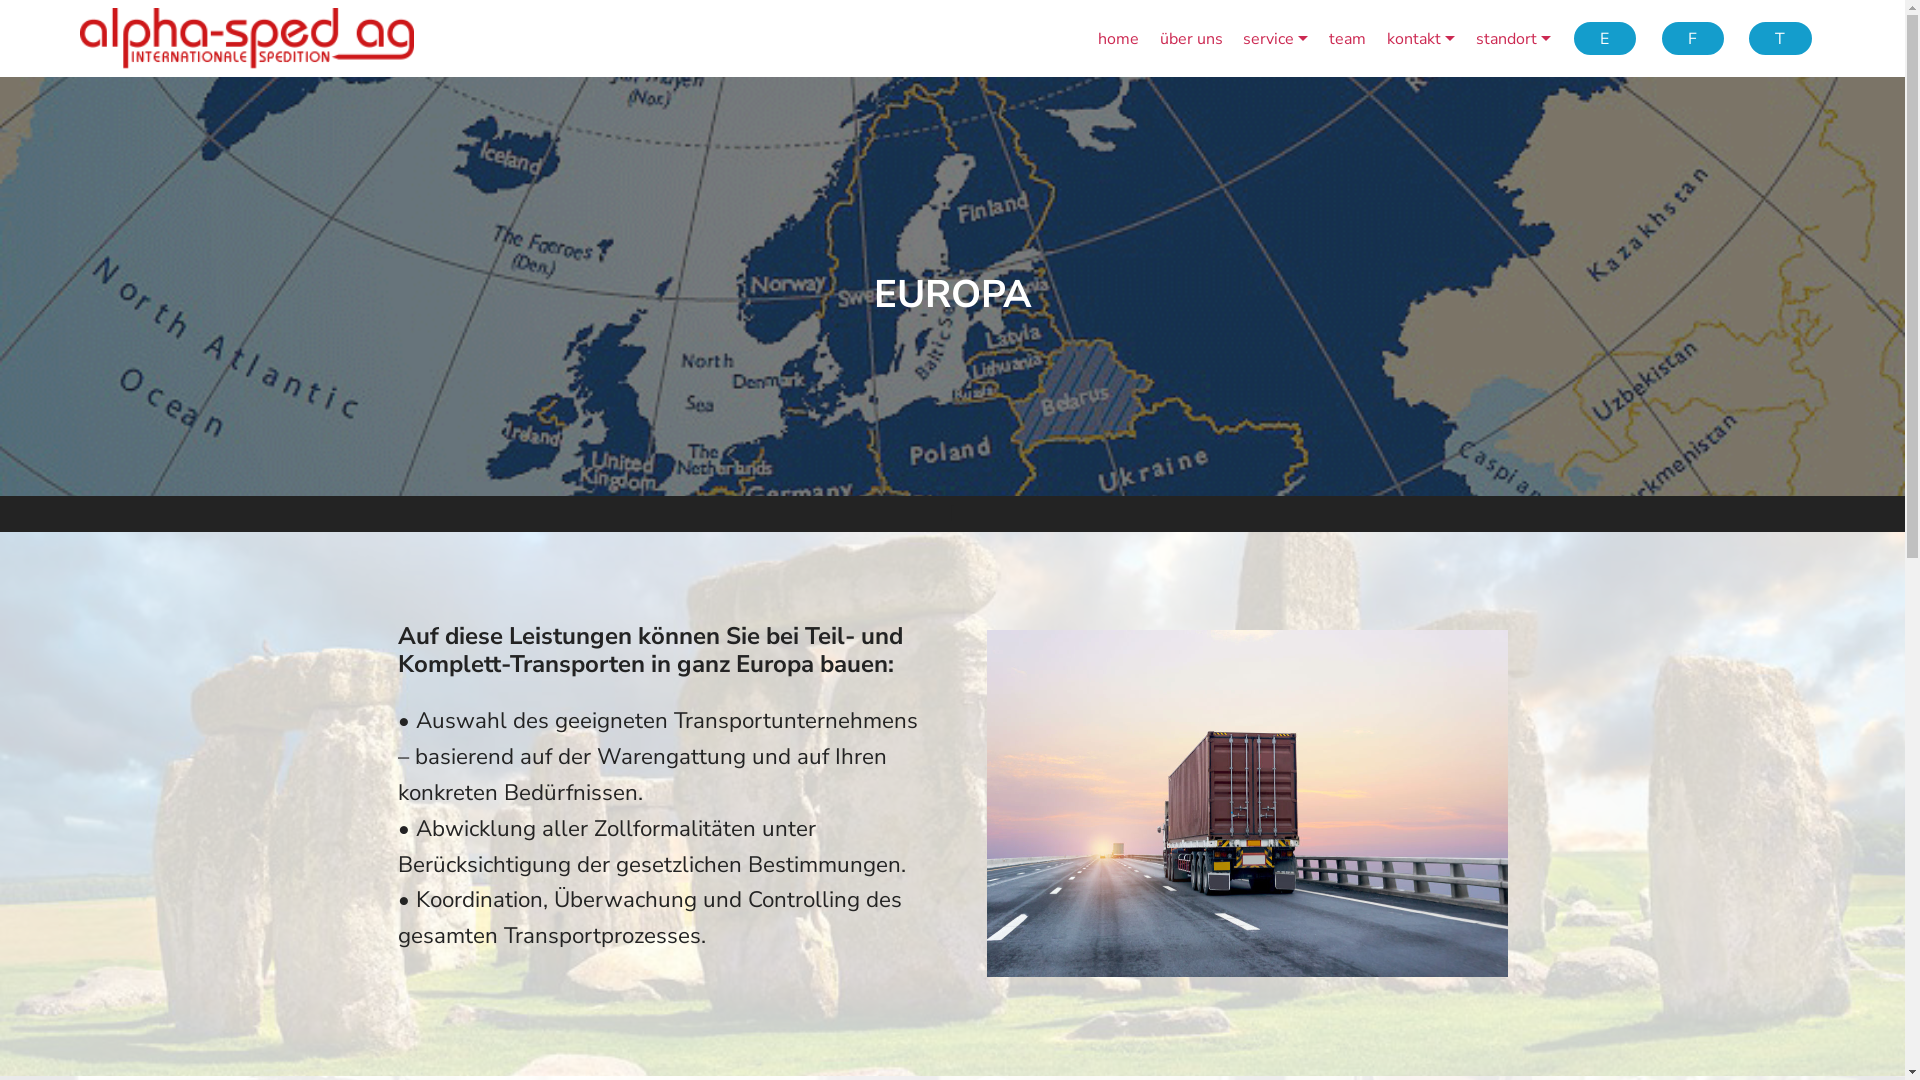 The width and height of the screenshot is (1920, 1080). What do you see at coordinates (1274, 38) in the screenshot?
I see `'service'` at bounding box center [1274, 38].